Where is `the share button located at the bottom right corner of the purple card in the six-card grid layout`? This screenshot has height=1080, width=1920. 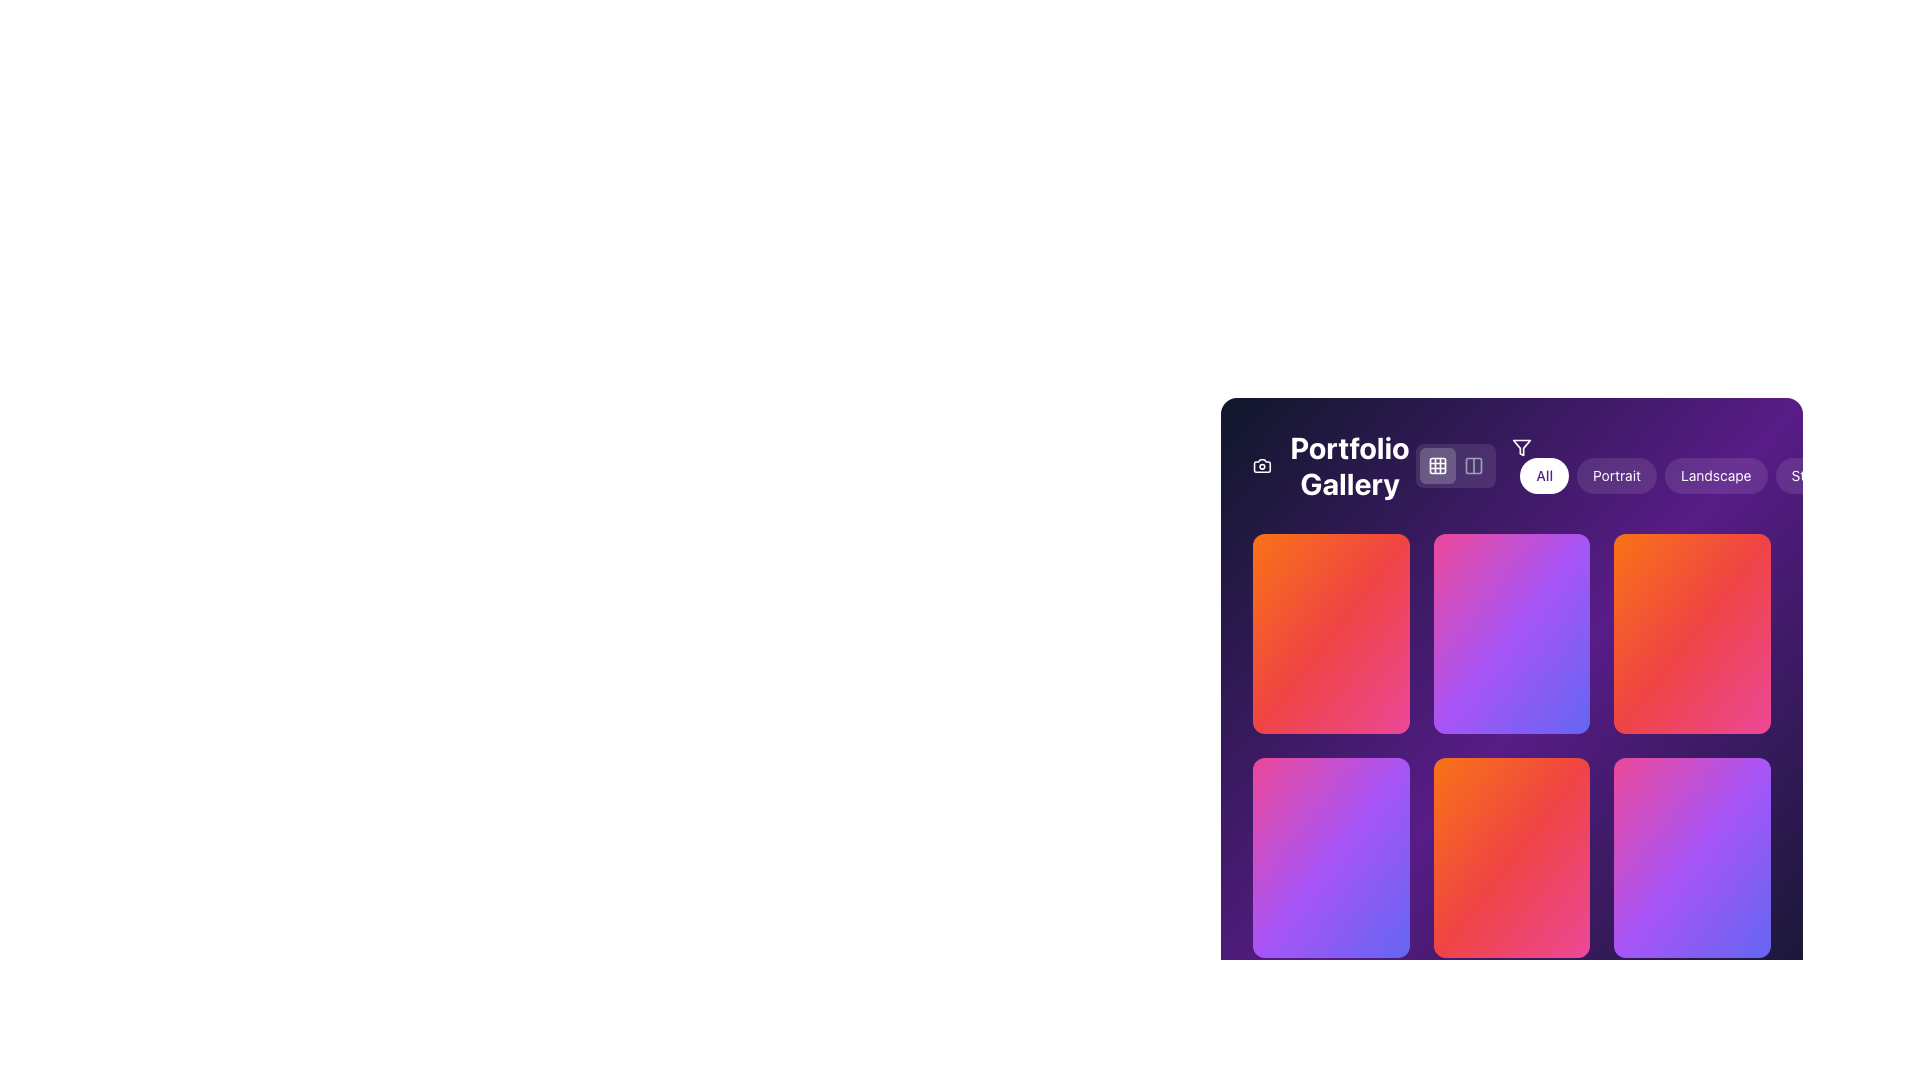 the share button located at the bottom right corner of the purple card in the six-card grid layout is located at coordinates (1760, 925).